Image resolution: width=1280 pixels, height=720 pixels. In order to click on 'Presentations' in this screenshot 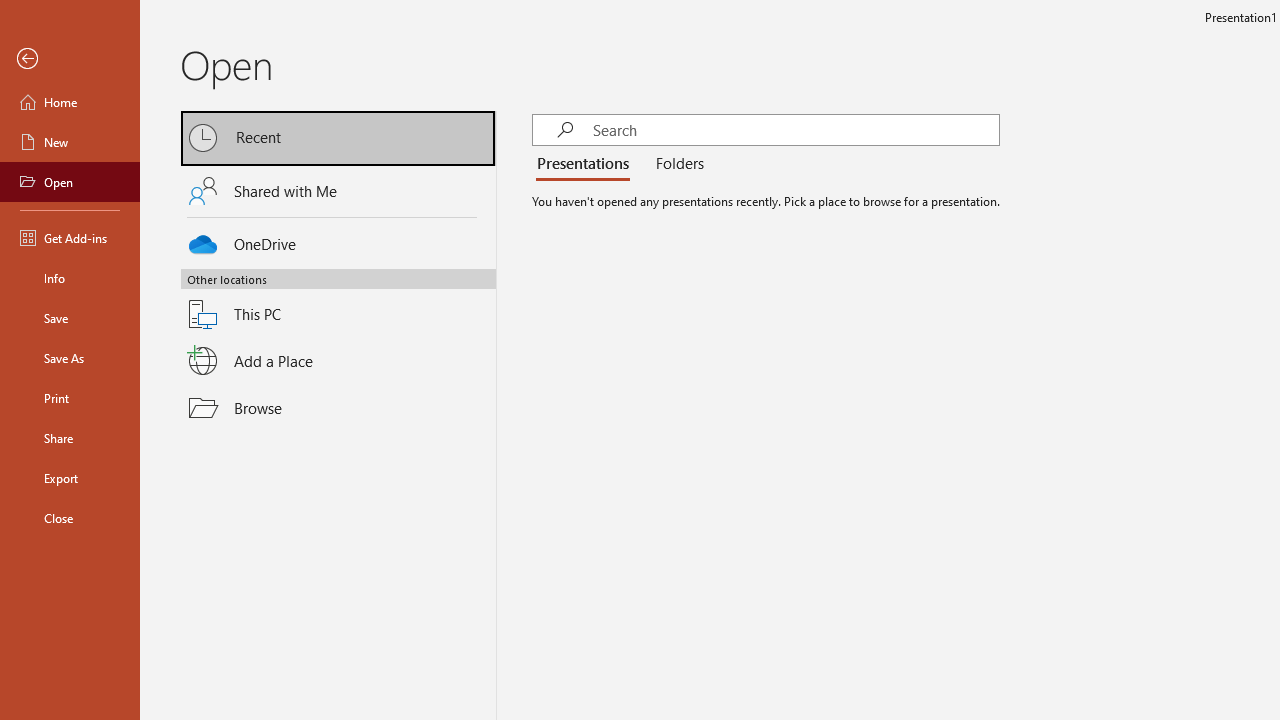, I will do `click(586, 163)`.